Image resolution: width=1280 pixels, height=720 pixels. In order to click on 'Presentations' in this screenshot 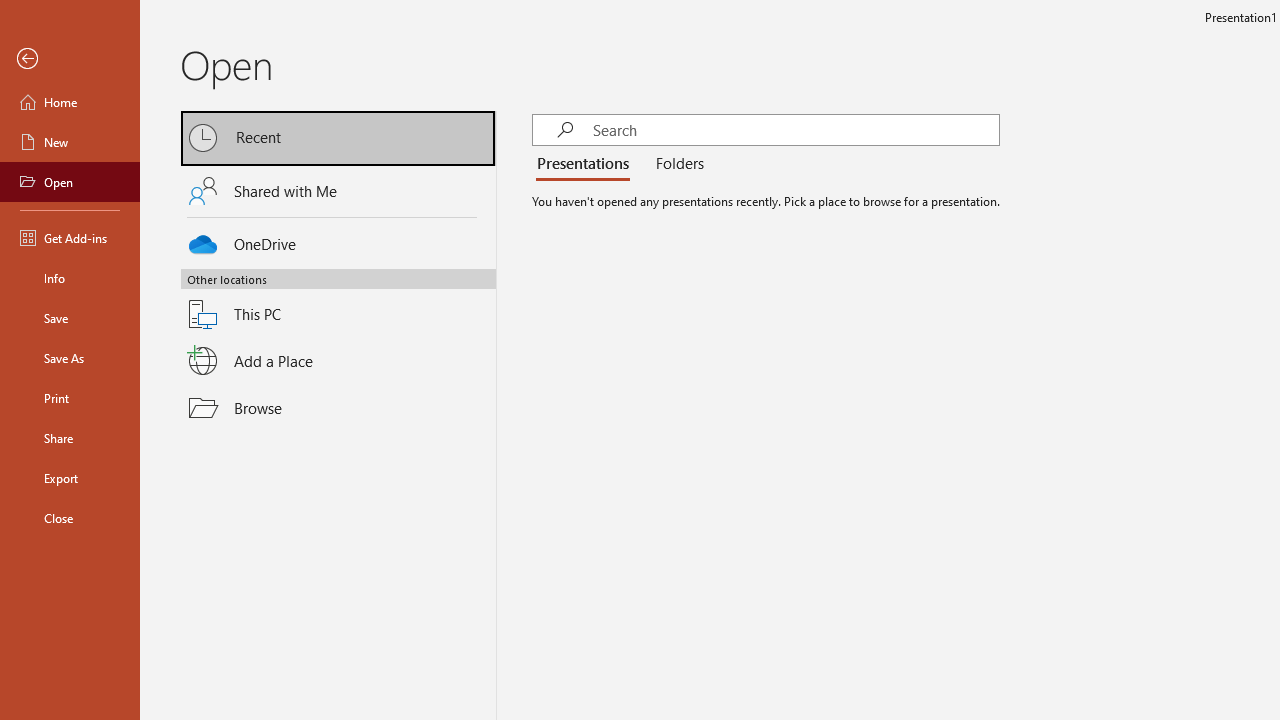, I will do `click(586, 163)`.